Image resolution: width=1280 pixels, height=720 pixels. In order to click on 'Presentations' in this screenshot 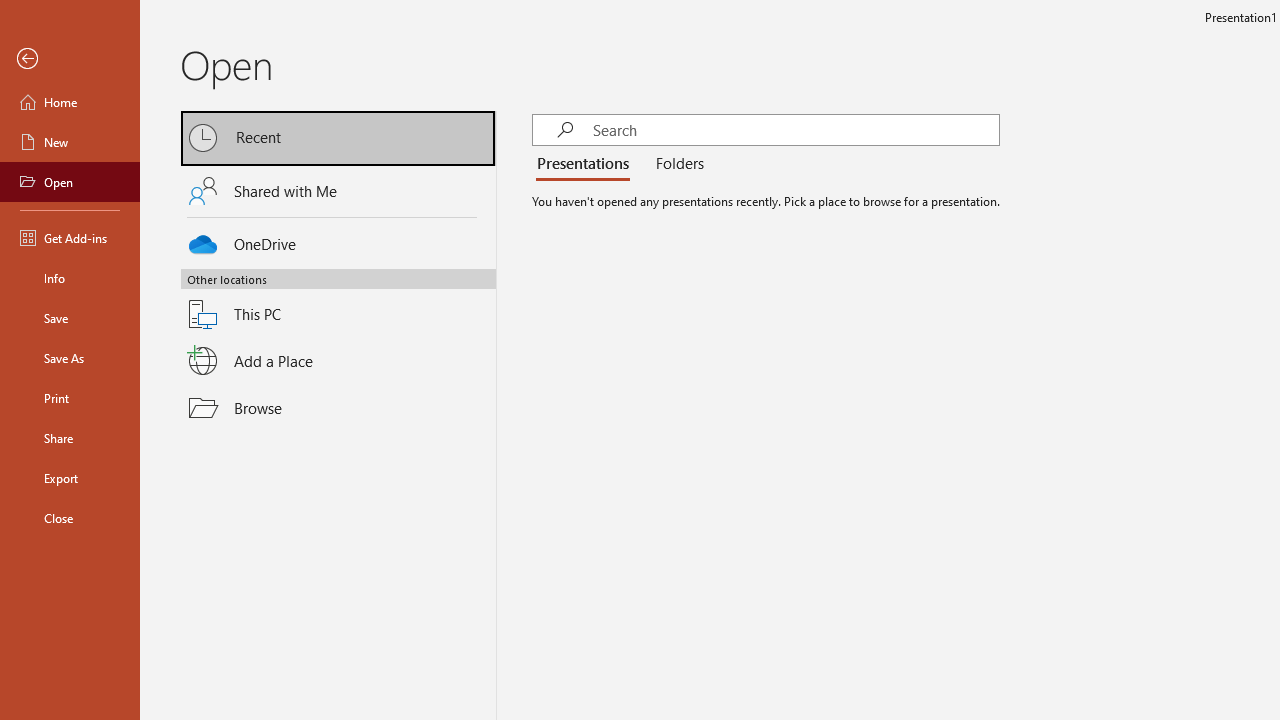, I will do `click(586, 163)`.